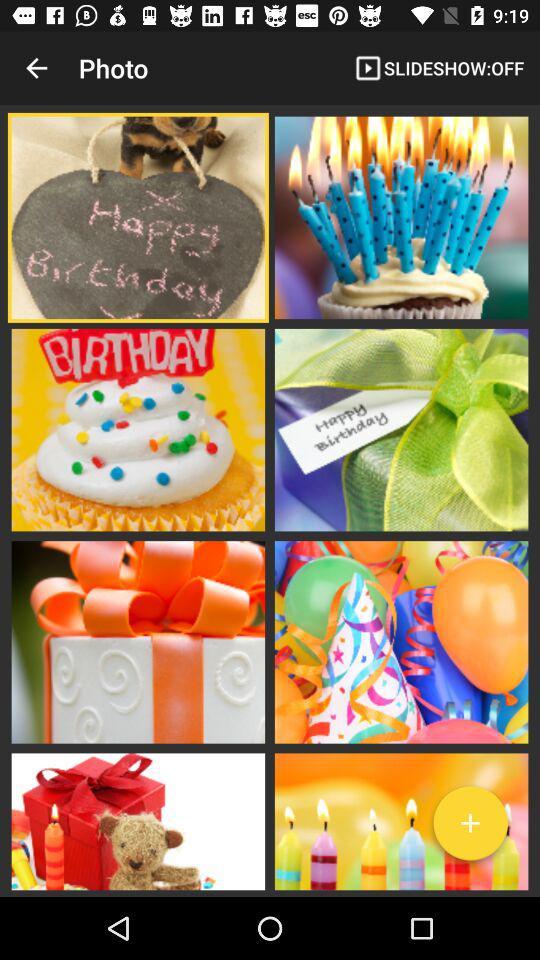  What do you see at coordinates (137, 430) in the screenshot?
I see `icon on the left` at bounding box center [137, 430].